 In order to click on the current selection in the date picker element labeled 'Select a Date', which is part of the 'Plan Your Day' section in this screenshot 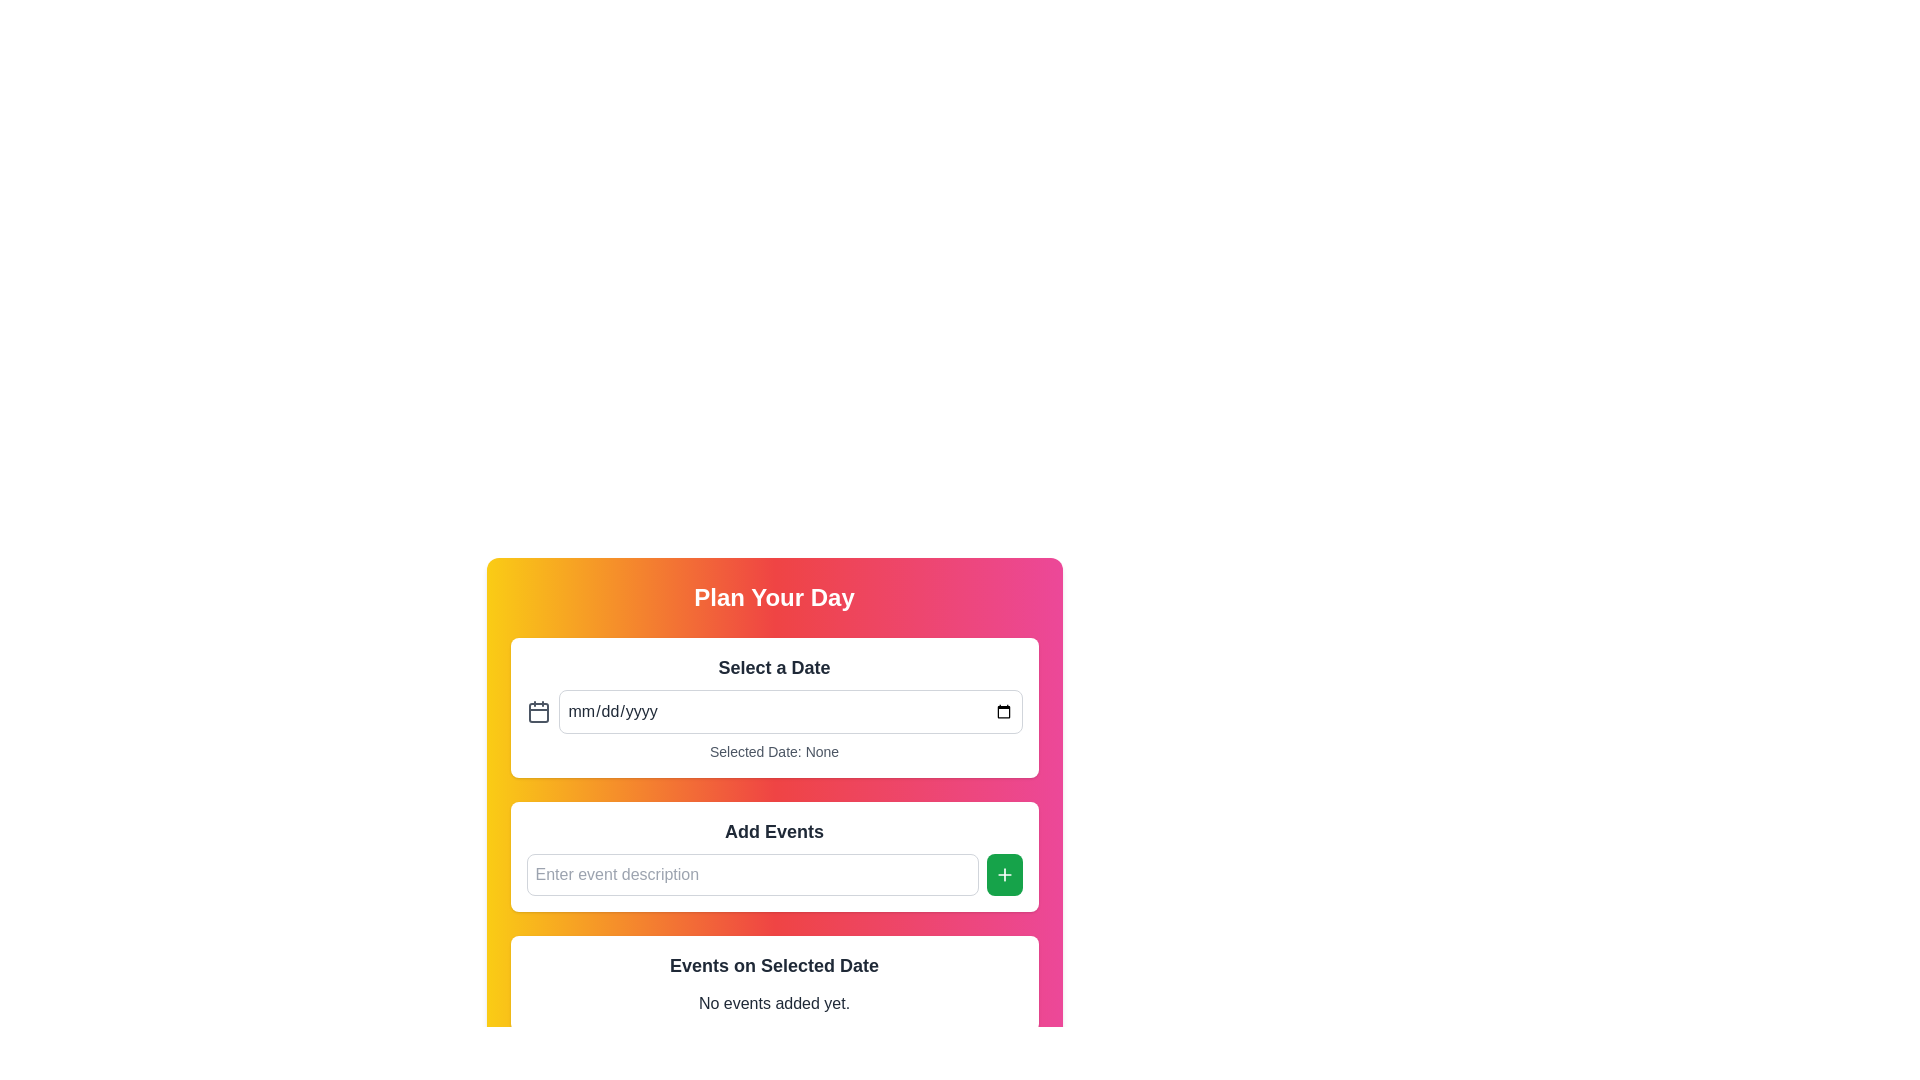, I will do `click(773, 707)`.